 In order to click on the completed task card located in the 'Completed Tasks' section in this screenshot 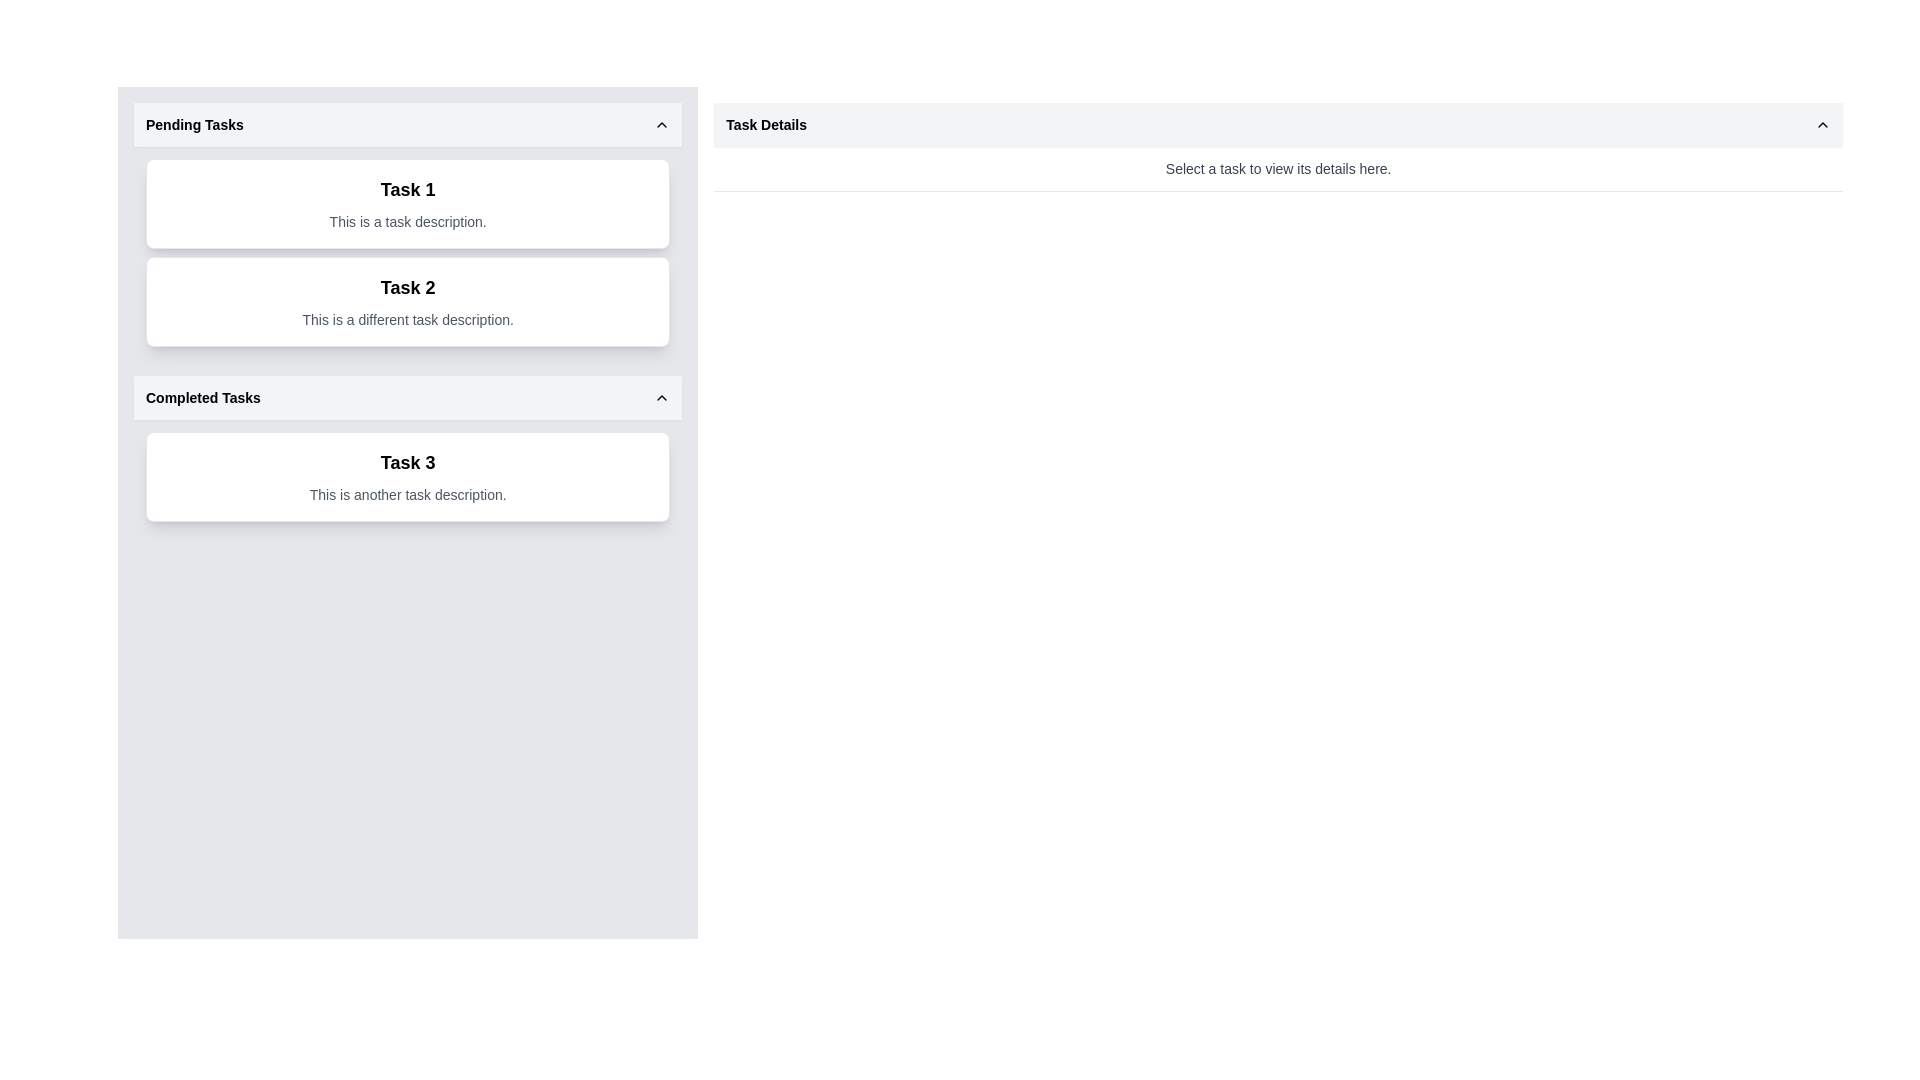, I will do `click(407, 455)`.